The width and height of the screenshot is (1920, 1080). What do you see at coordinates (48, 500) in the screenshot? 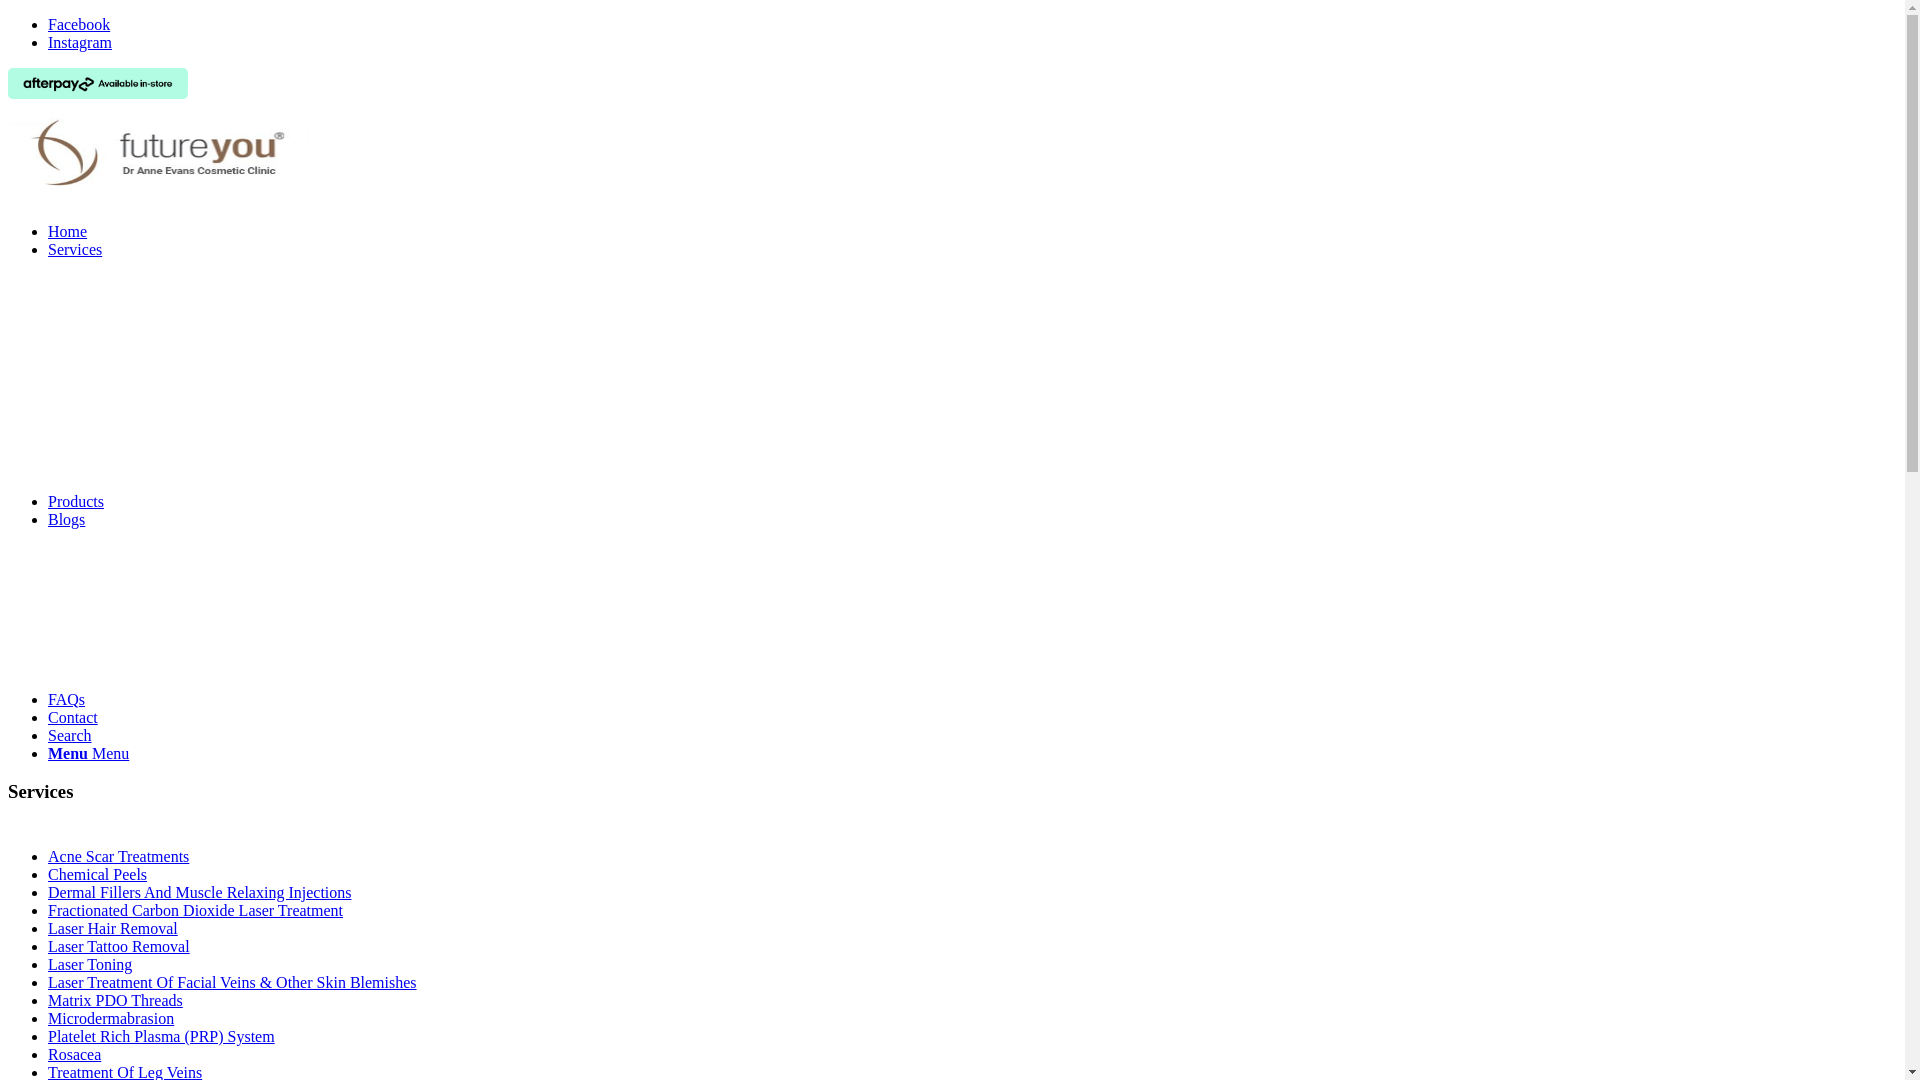
I see `'Products'` at bounding box center [48, 500].